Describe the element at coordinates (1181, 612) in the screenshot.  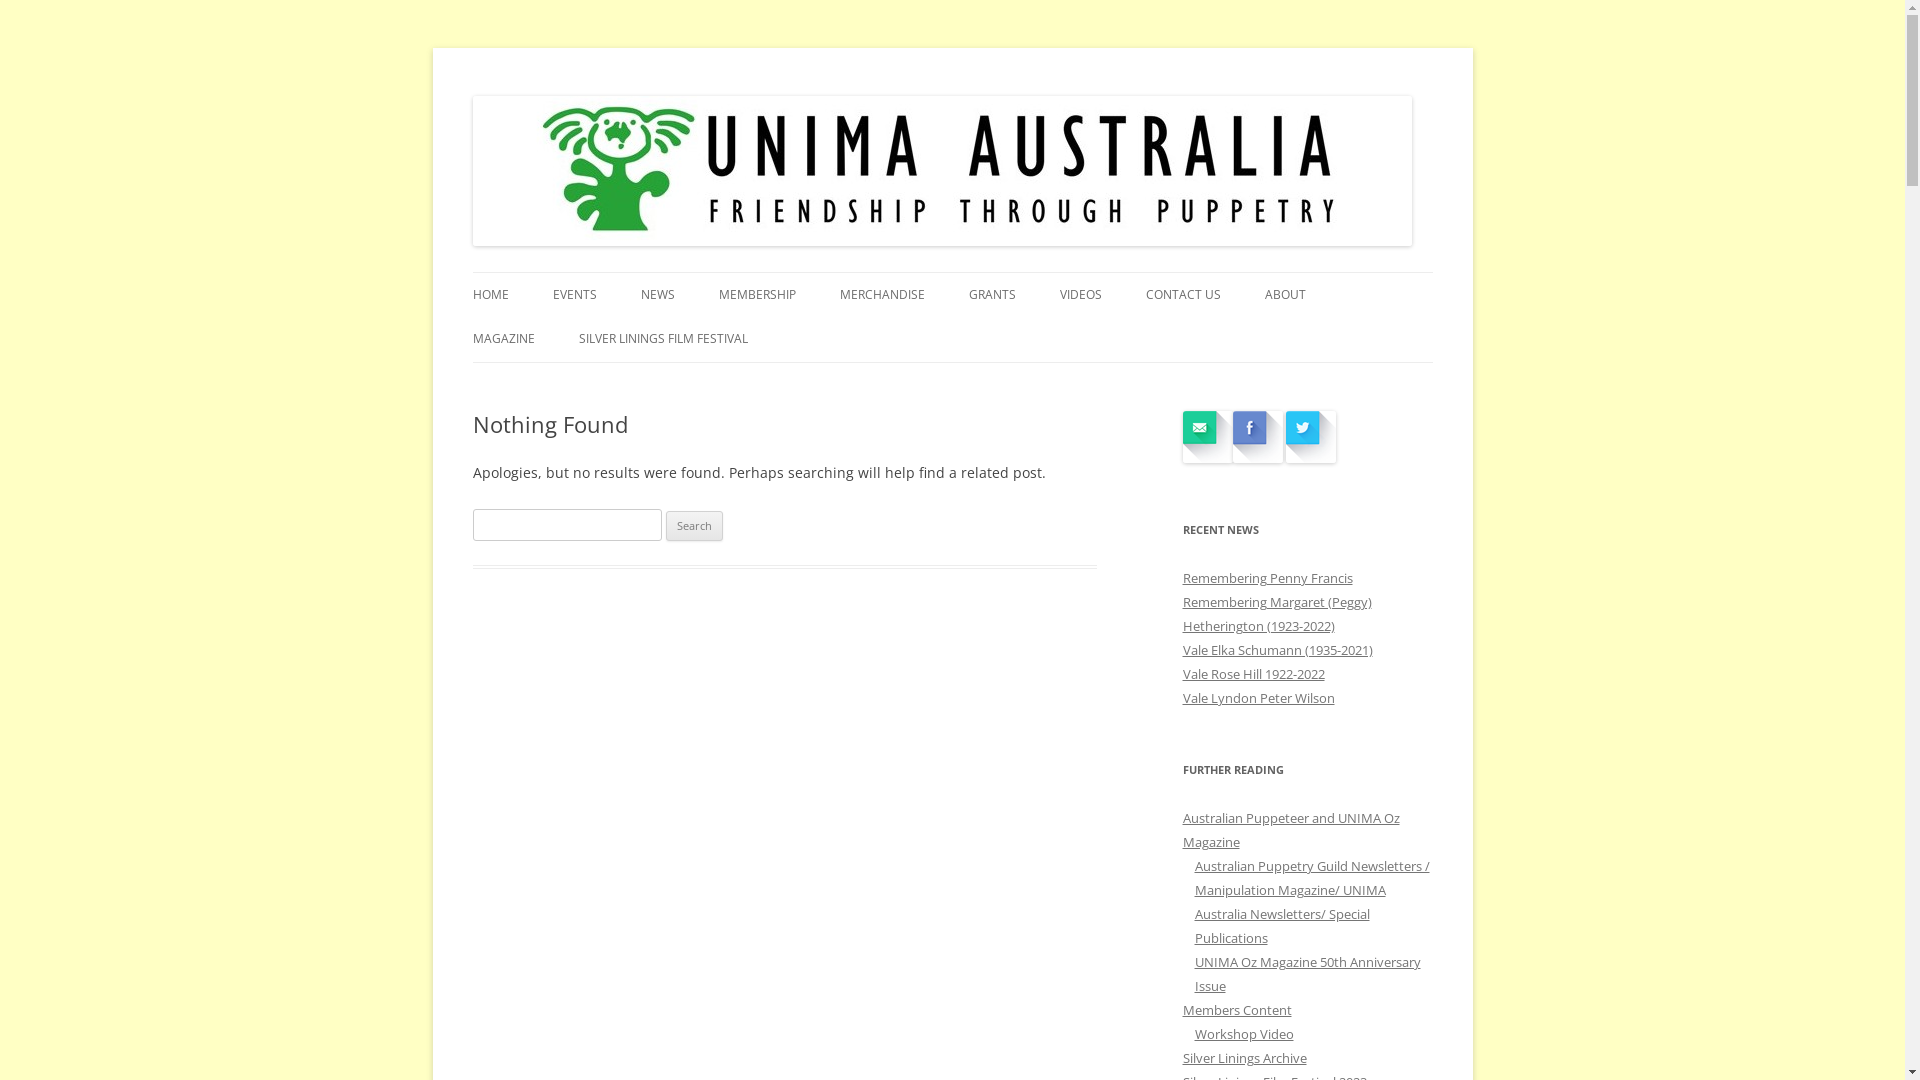
I see `'Remembering Margaret (Peggy) Hetherington (1923-2022)'` at that location.